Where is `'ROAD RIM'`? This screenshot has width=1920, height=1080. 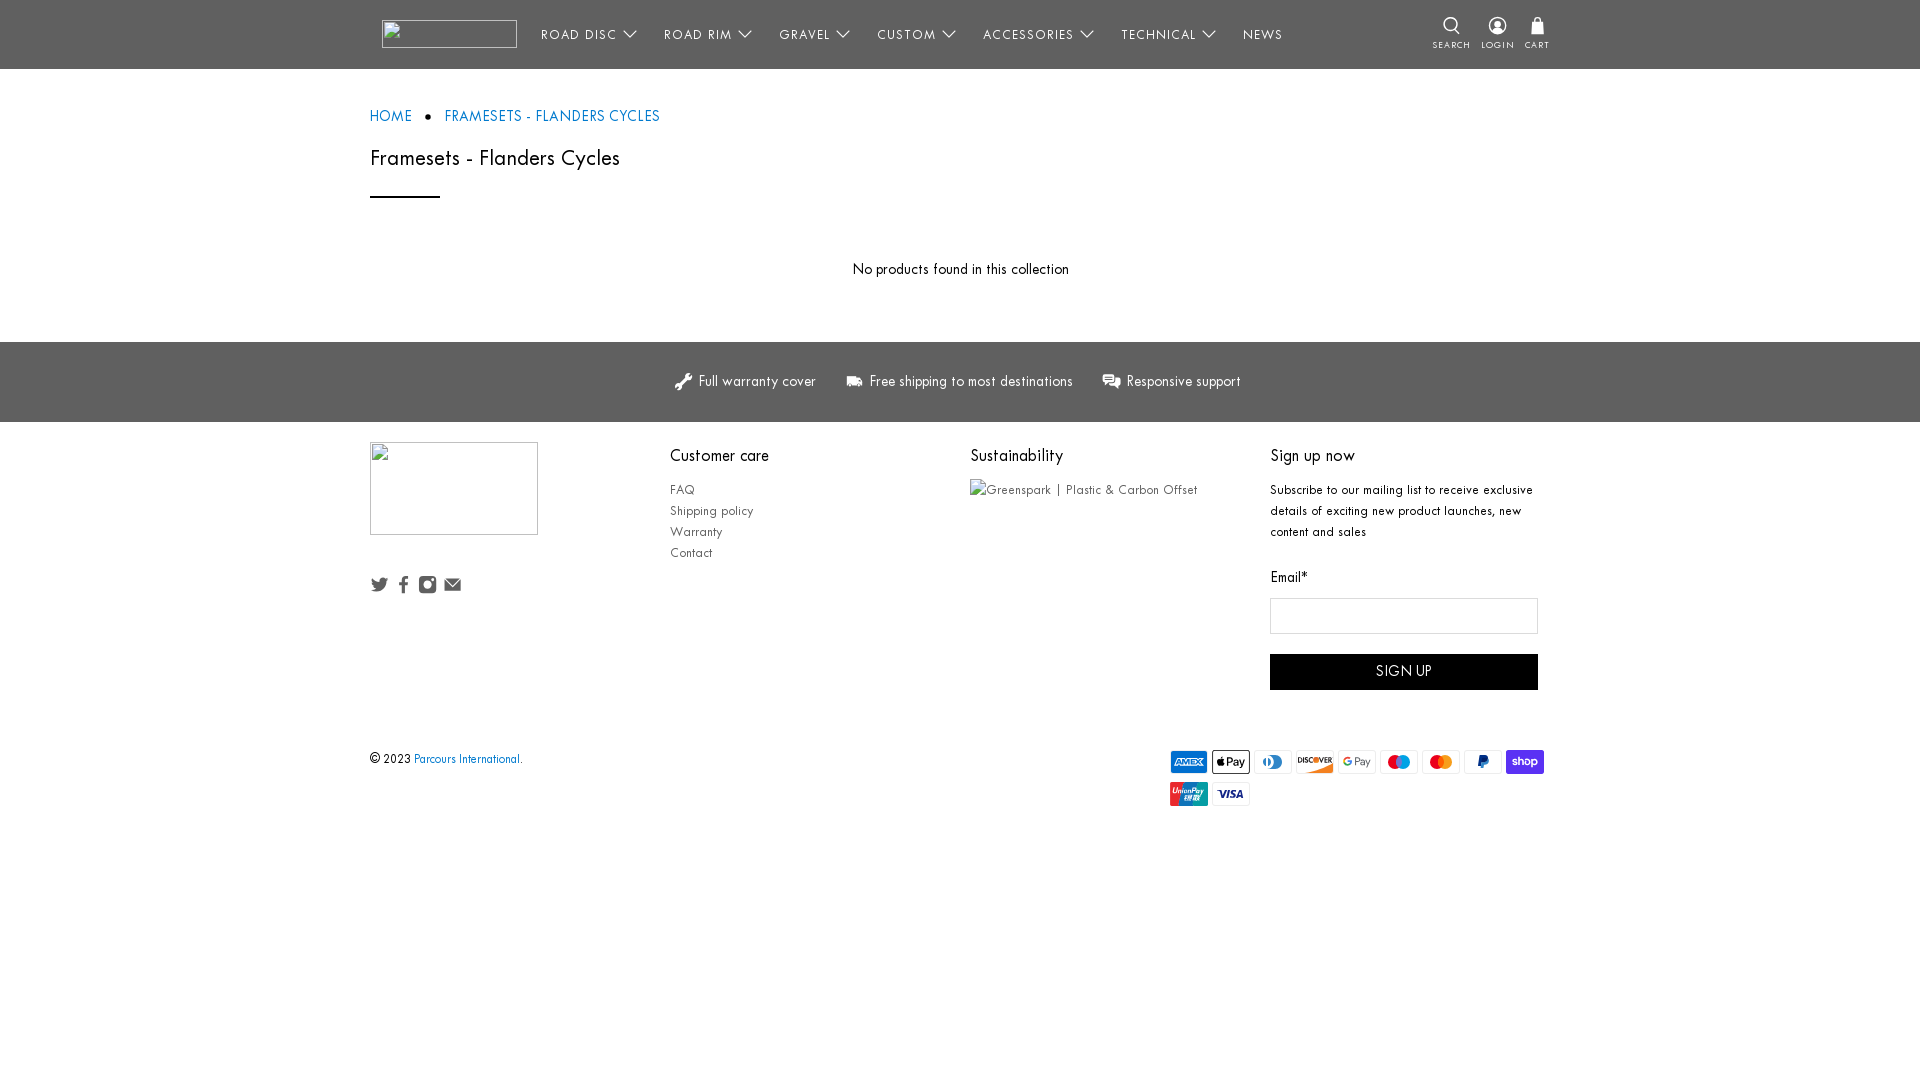
'ROAD RIM' is located at coordinates (709, 34).